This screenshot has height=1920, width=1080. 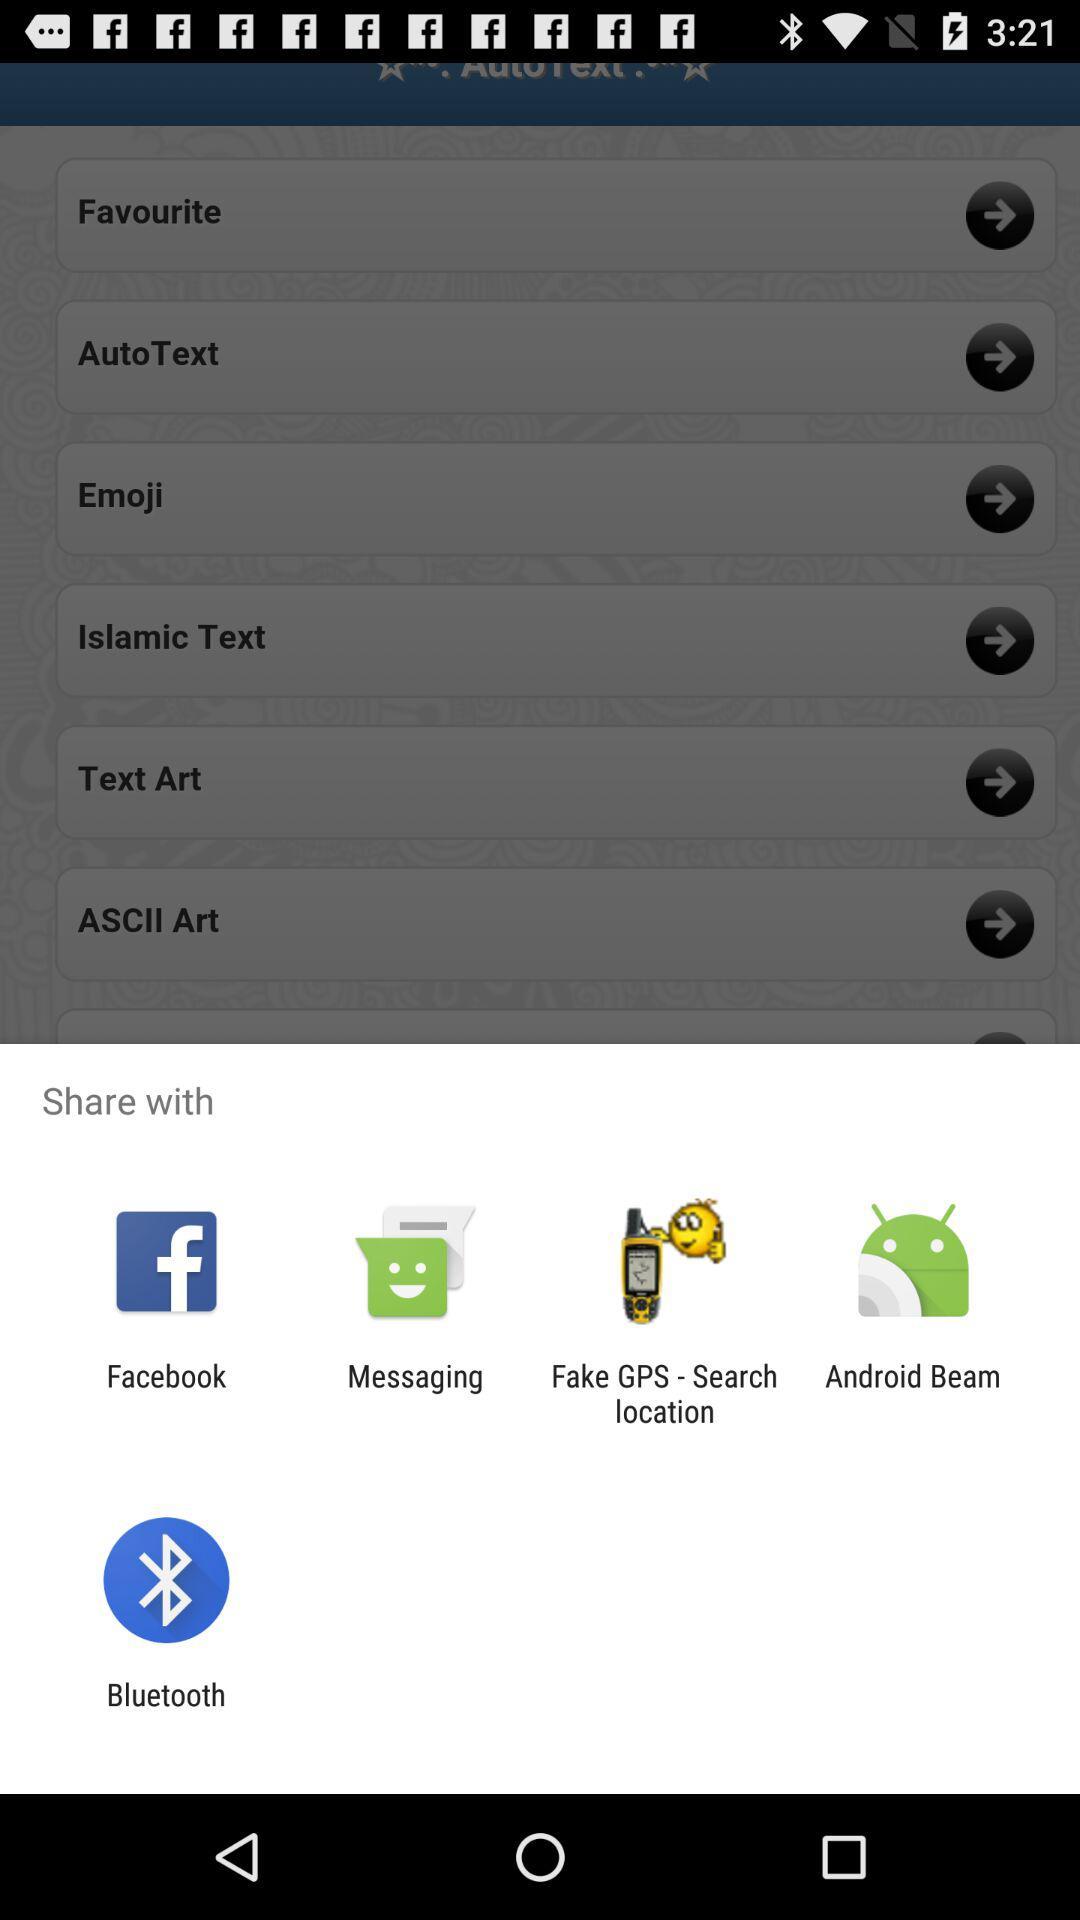 What do you see at coordinates (913, 1392) in the screenshot?
I see `android beam item` at bounding box center [913, 1392].